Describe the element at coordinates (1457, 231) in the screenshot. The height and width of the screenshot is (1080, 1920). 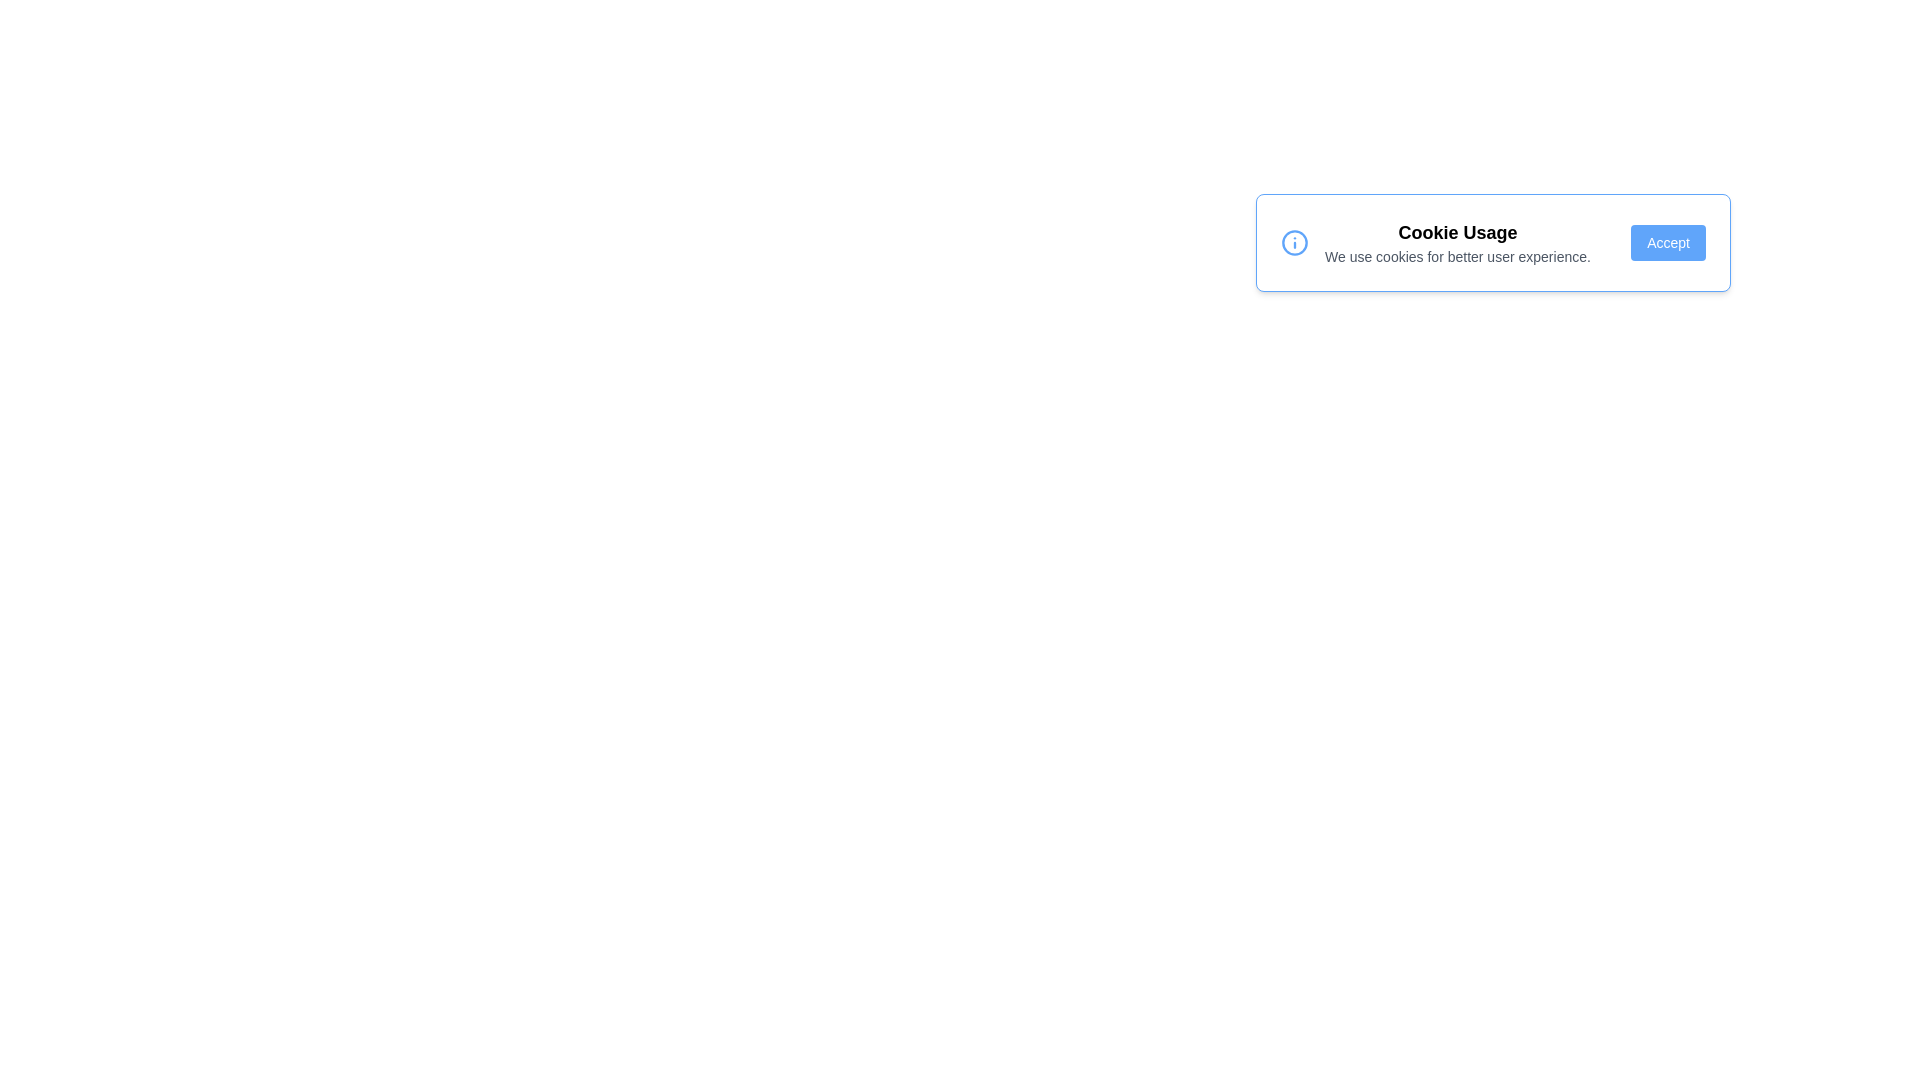
I see `the bold, large-sized text label reading 'Cookie Usage' located near the top-left of the modal notification box, positioned above a smaller description and next to the 'Accept' button` at that location.